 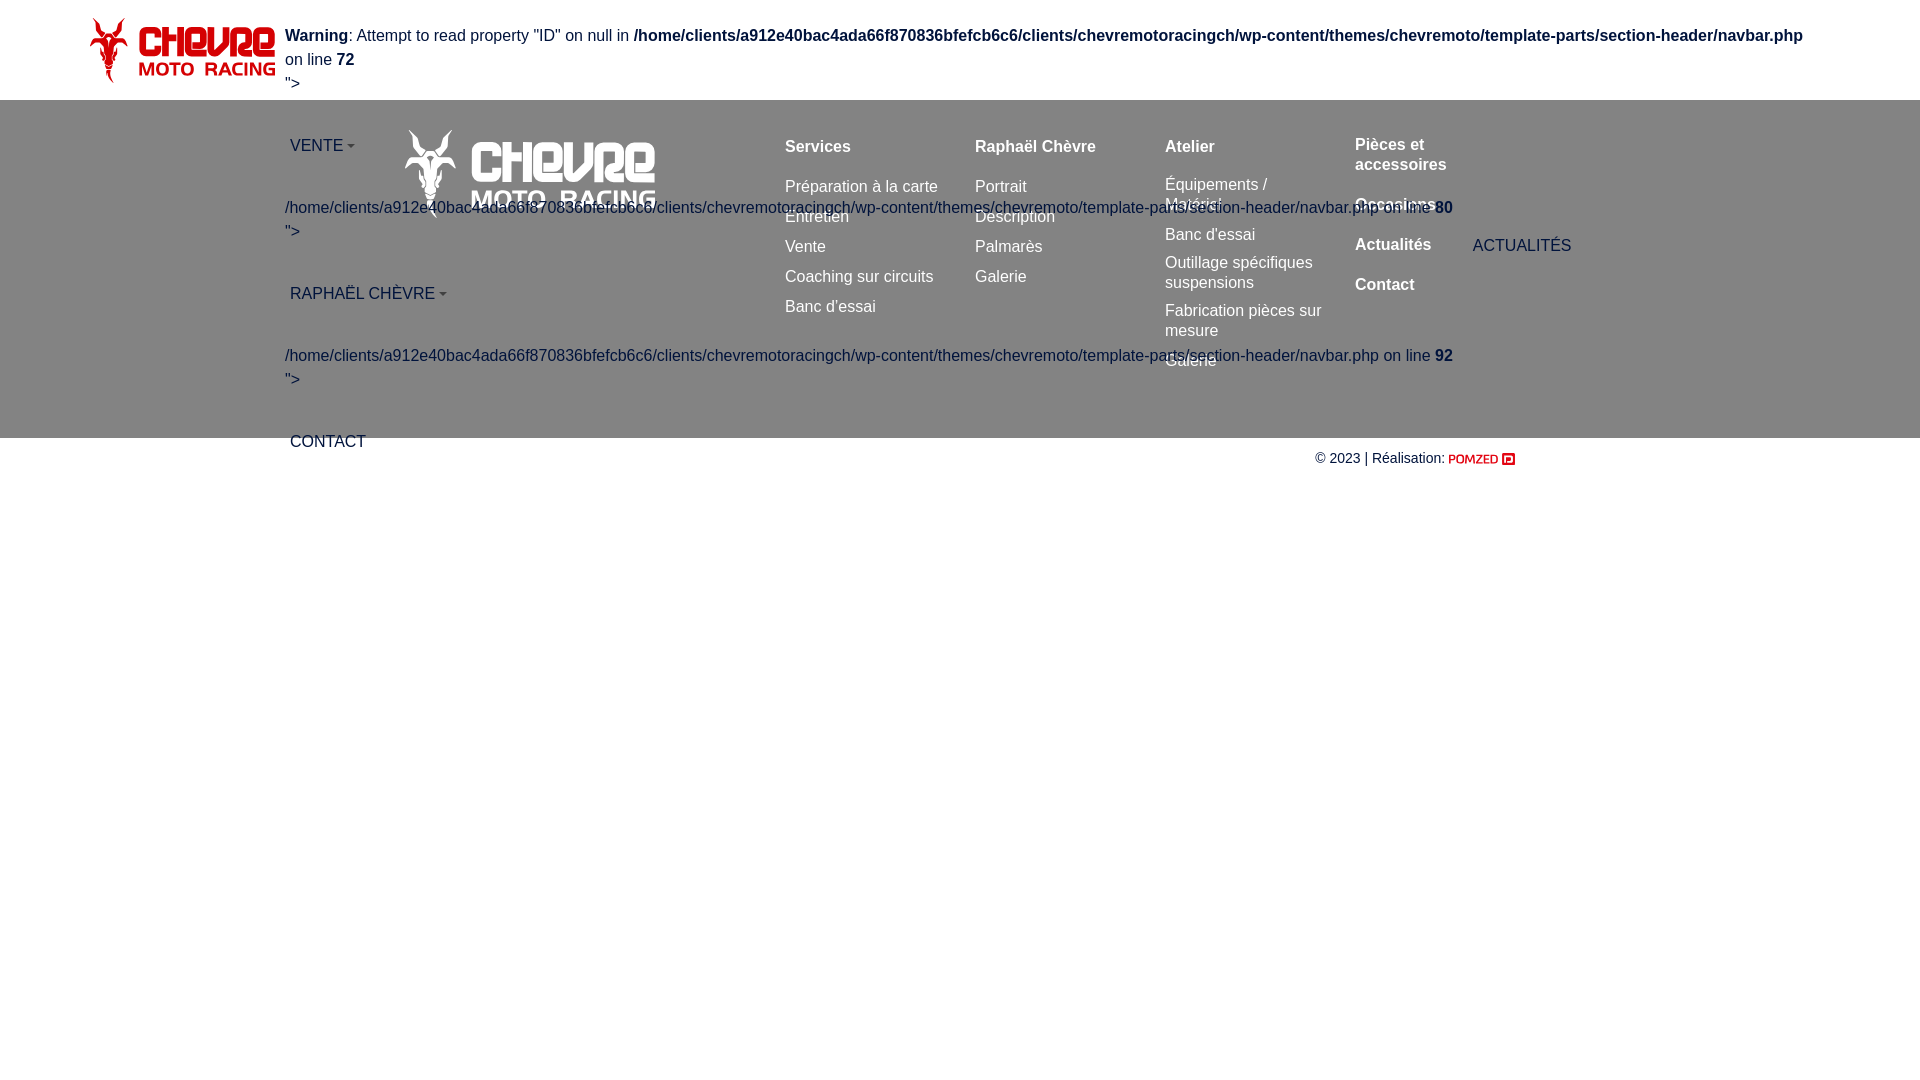 I want to click on 'Banc d'essai', so click(x=1208, y=234).